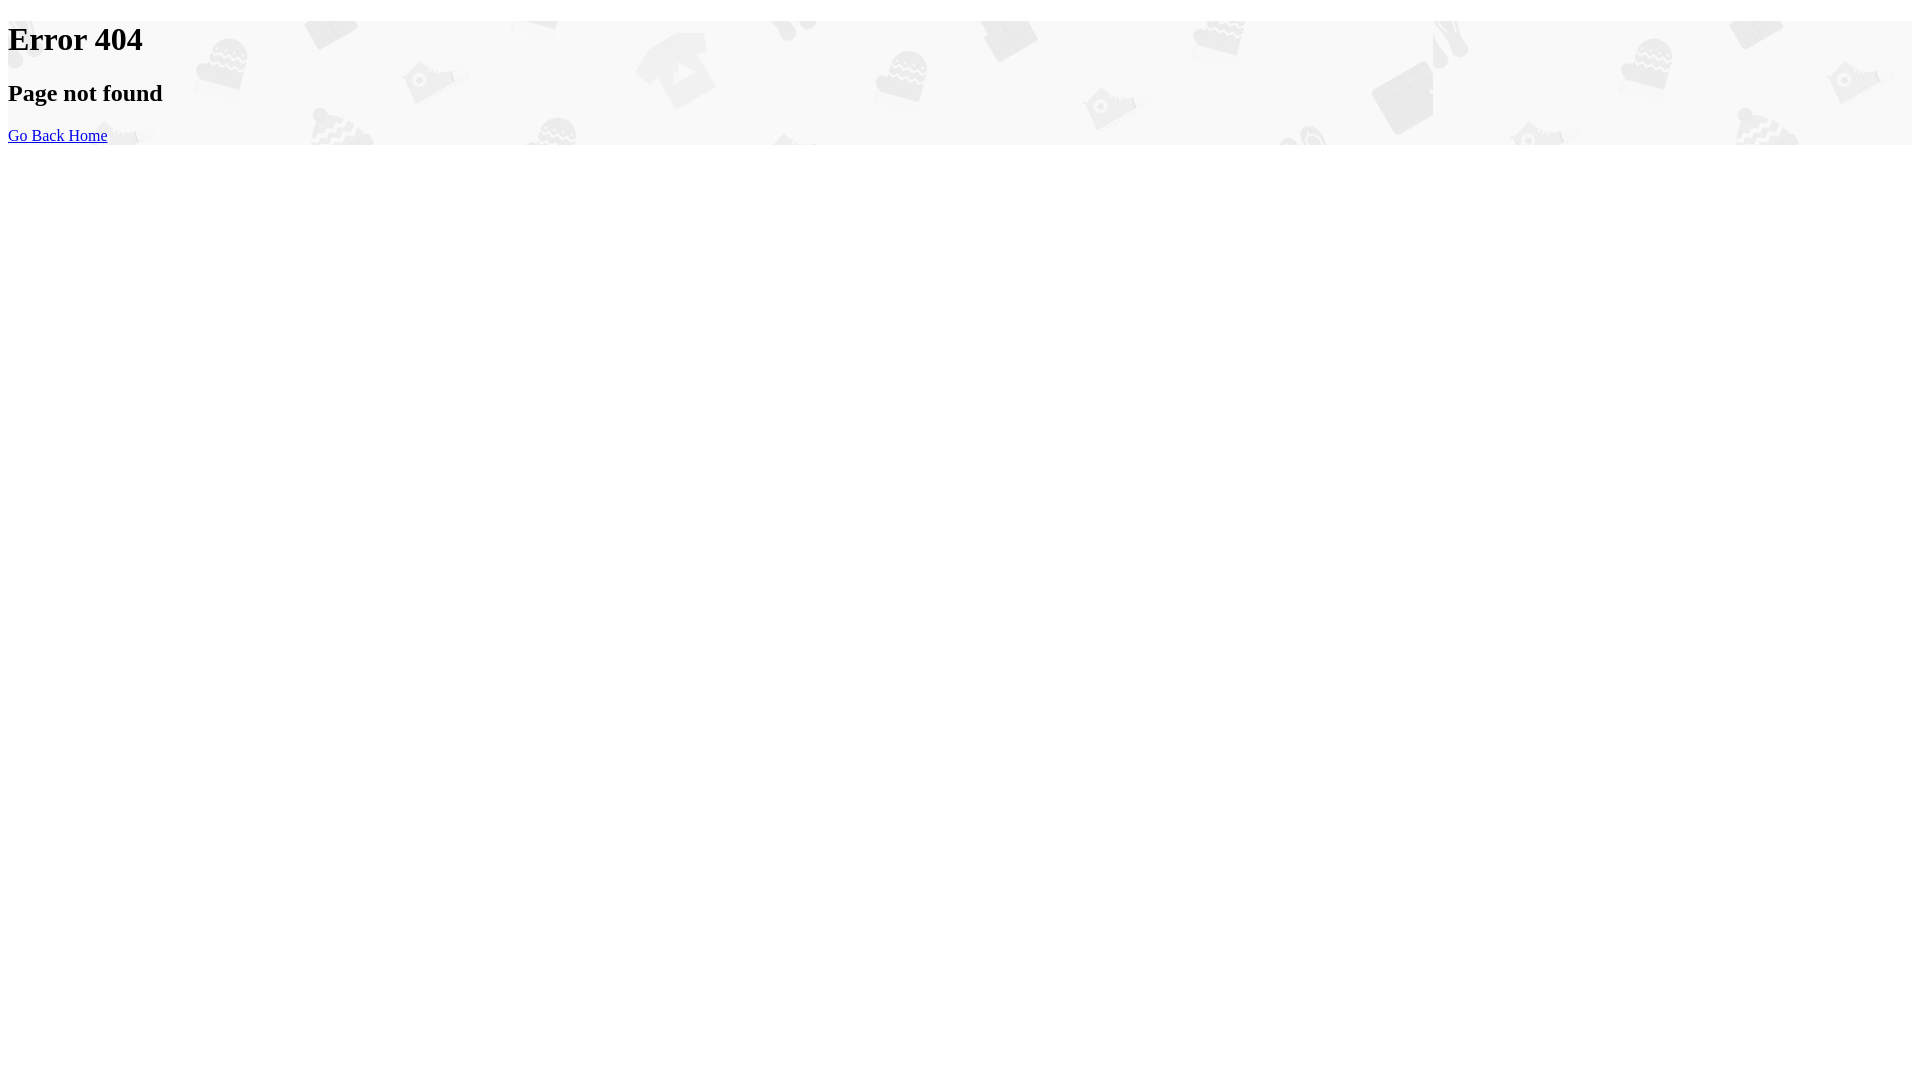 The image size is (1920, 1080). What do you see at coordinates (8, 135) in the screenshot?
I see `'Go Back Home'` at bounding box center [8, 135].